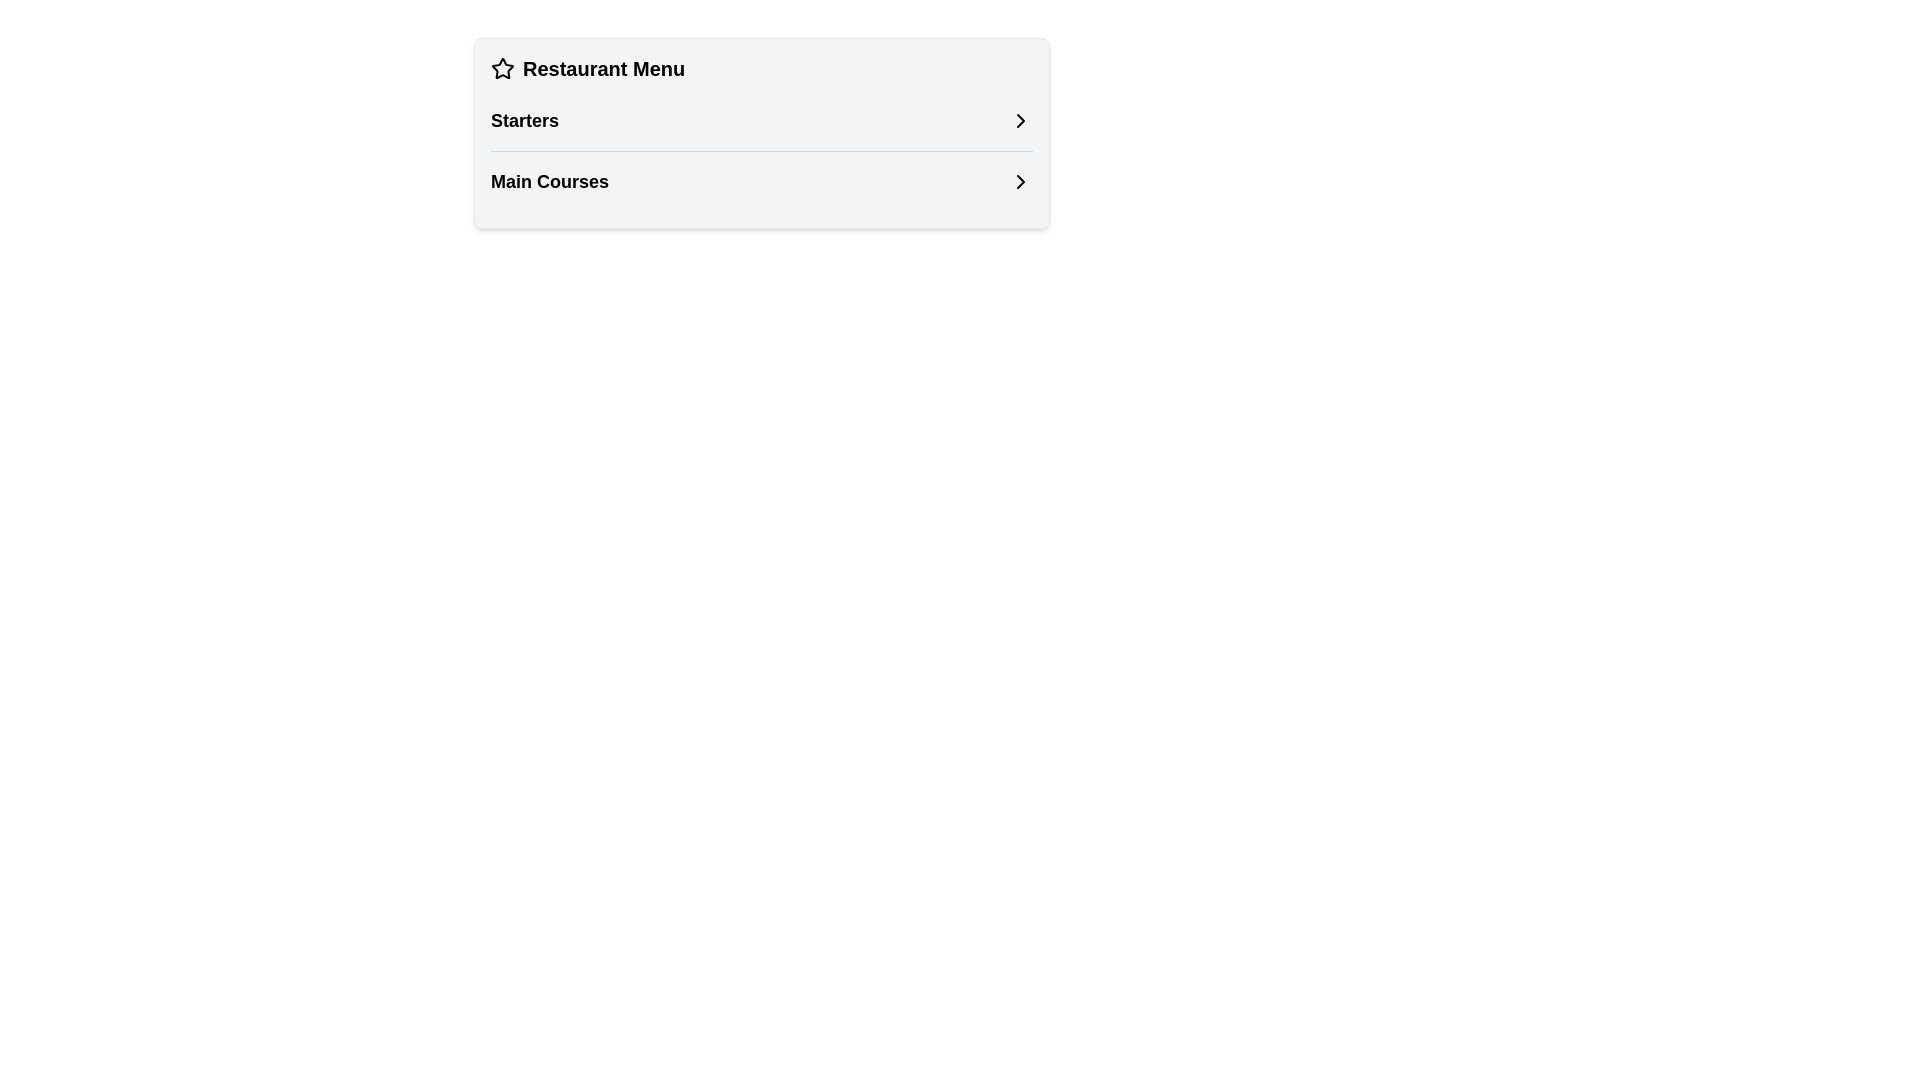 This screenshot has height=1080, width=1920. I want to click on the second clickable list item beneath the 'Restaurant Menu' title that leads to the 'Main Courses' category, so click(761, 181).